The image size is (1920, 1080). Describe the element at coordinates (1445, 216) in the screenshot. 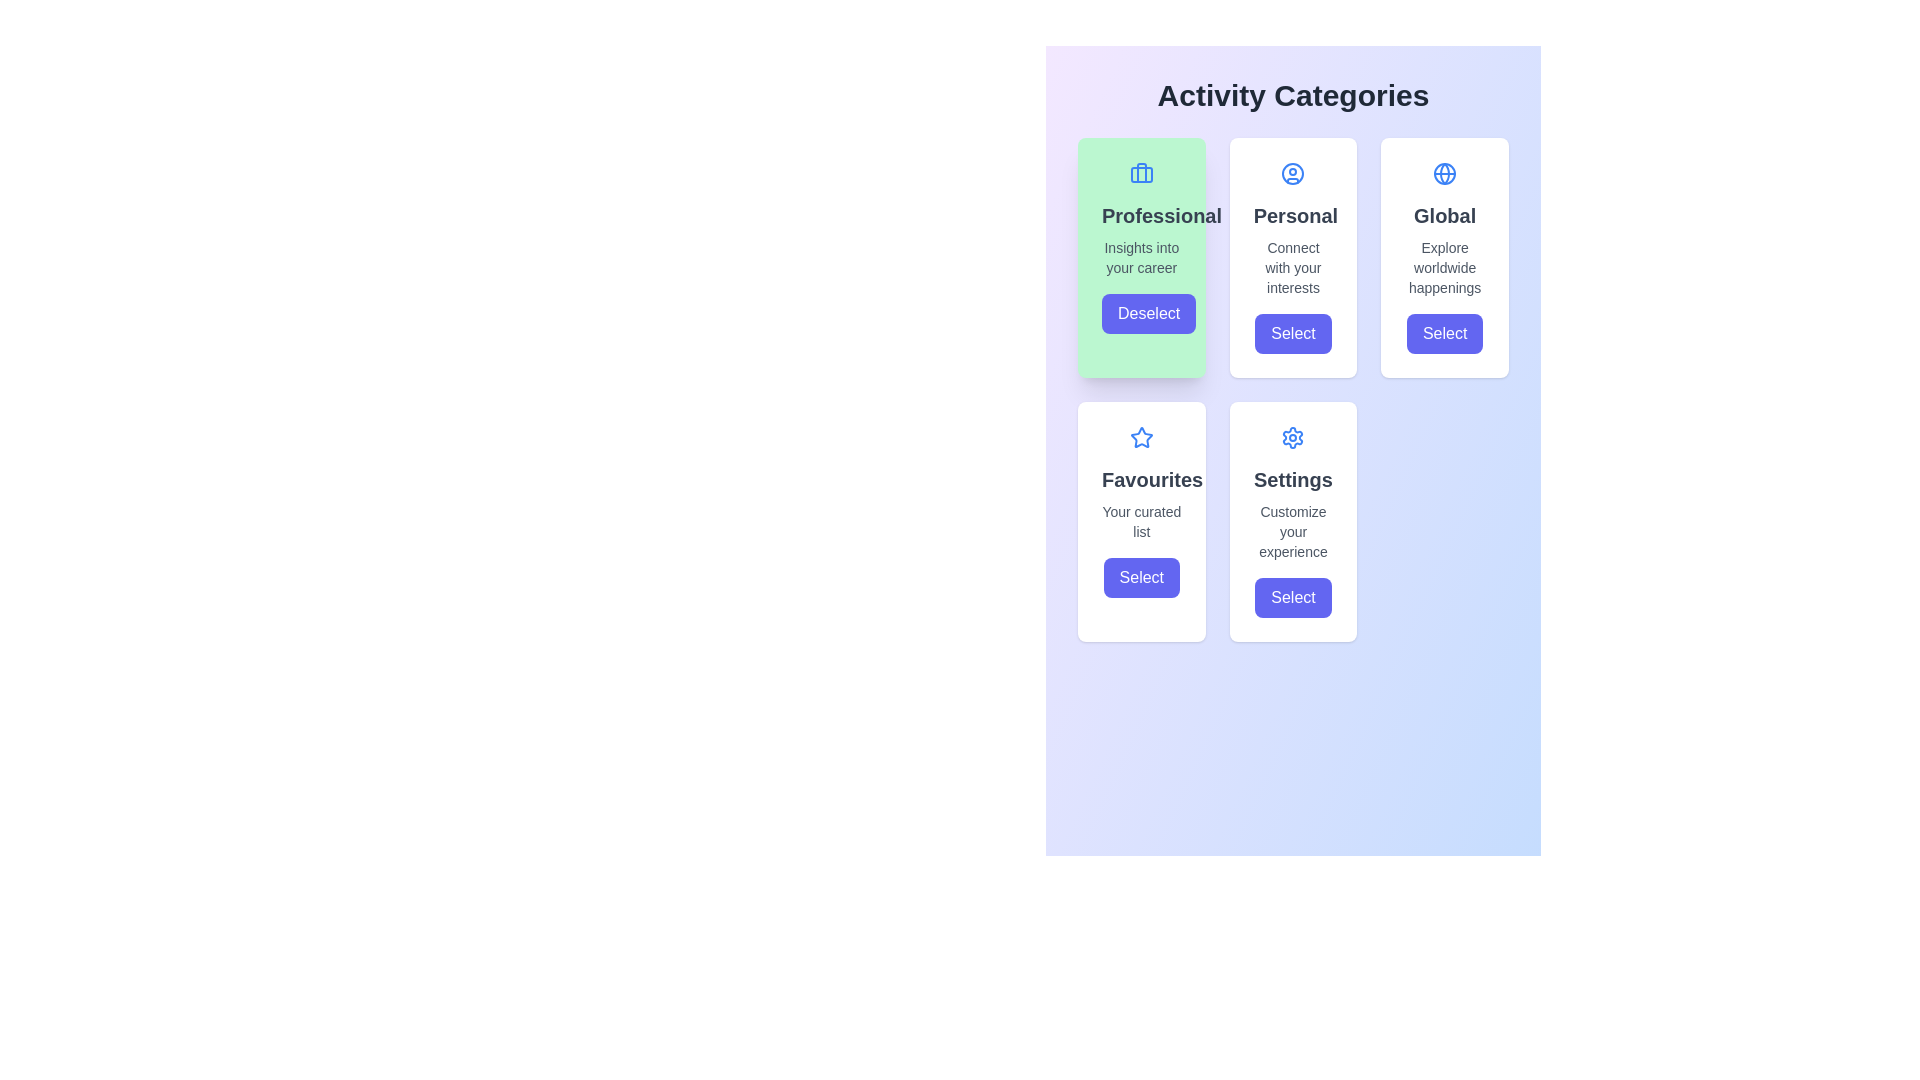

I see `bold, medium-sized dark gray text label displaying 'Global', which is positioned at the center-top of a rectangular card in the top right of the grid of activity category cards` at that location.